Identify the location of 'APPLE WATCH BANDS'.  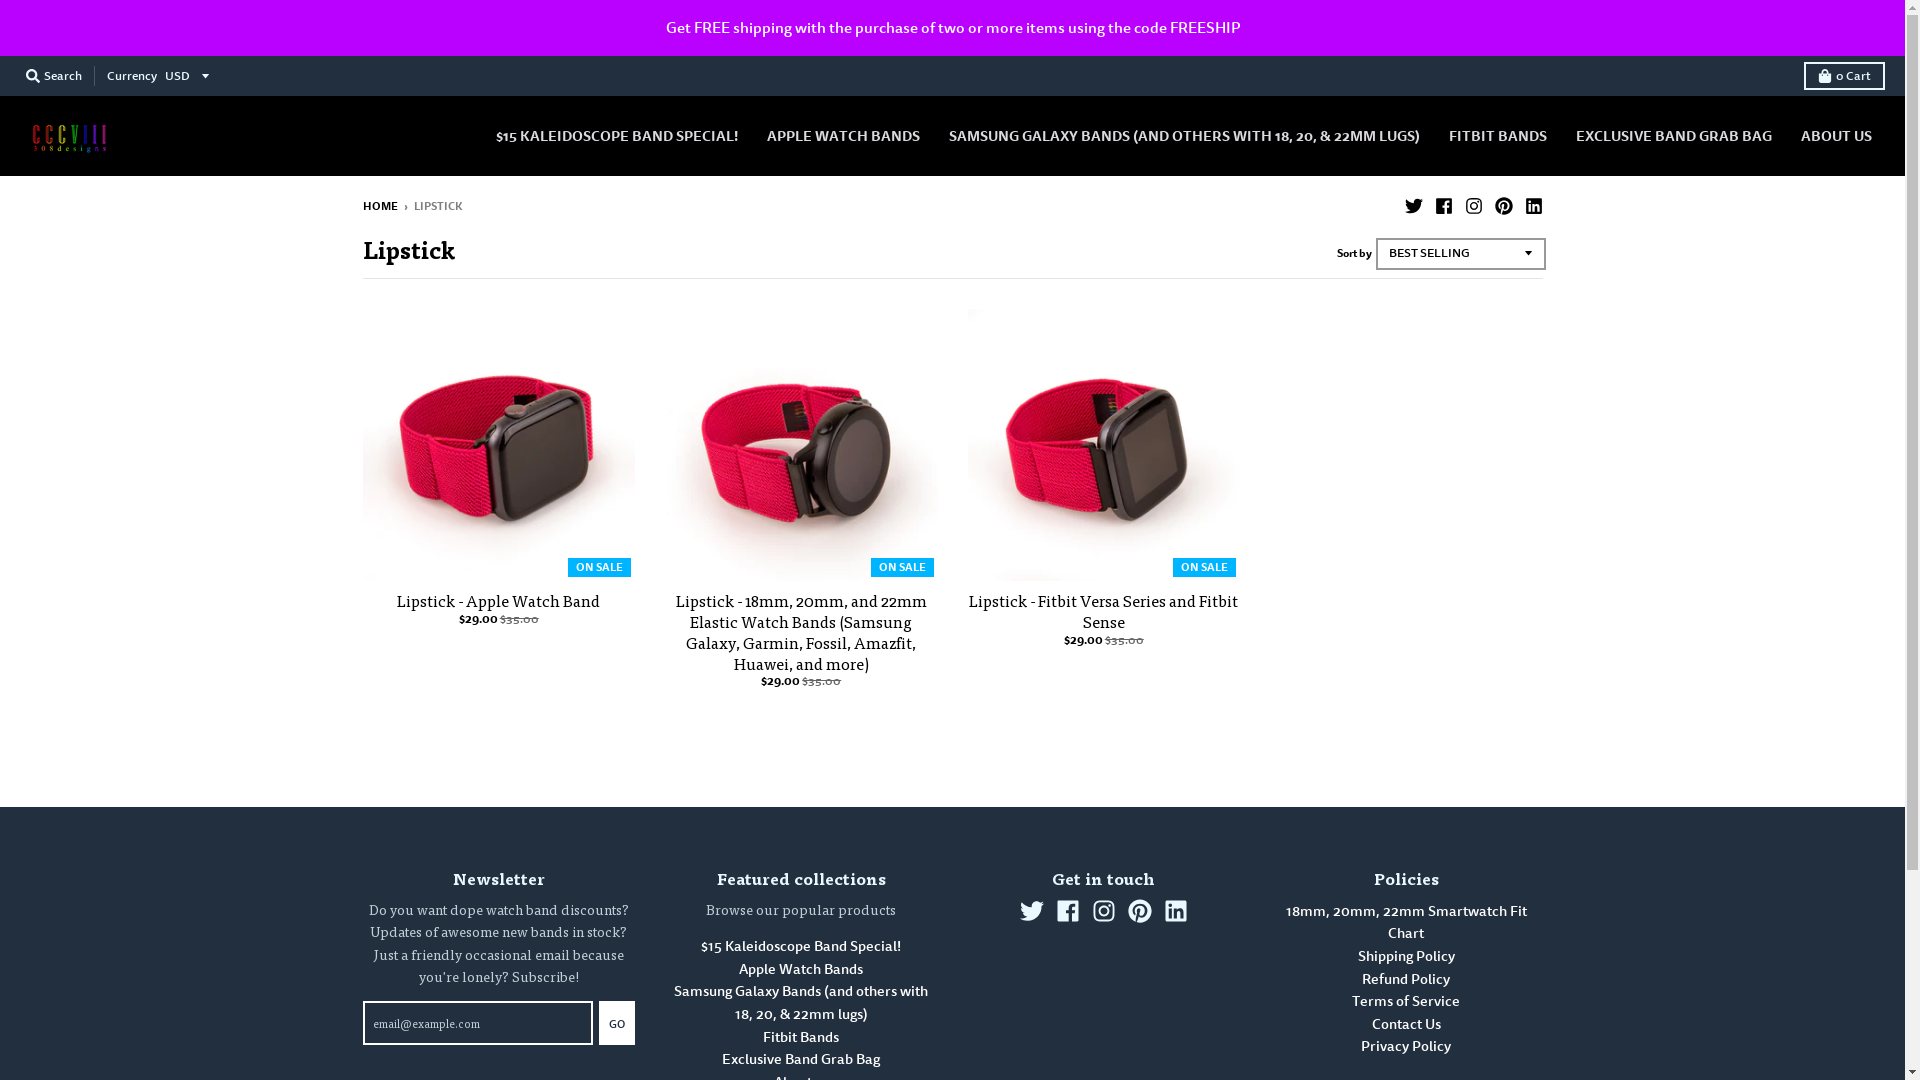
(843, 135).